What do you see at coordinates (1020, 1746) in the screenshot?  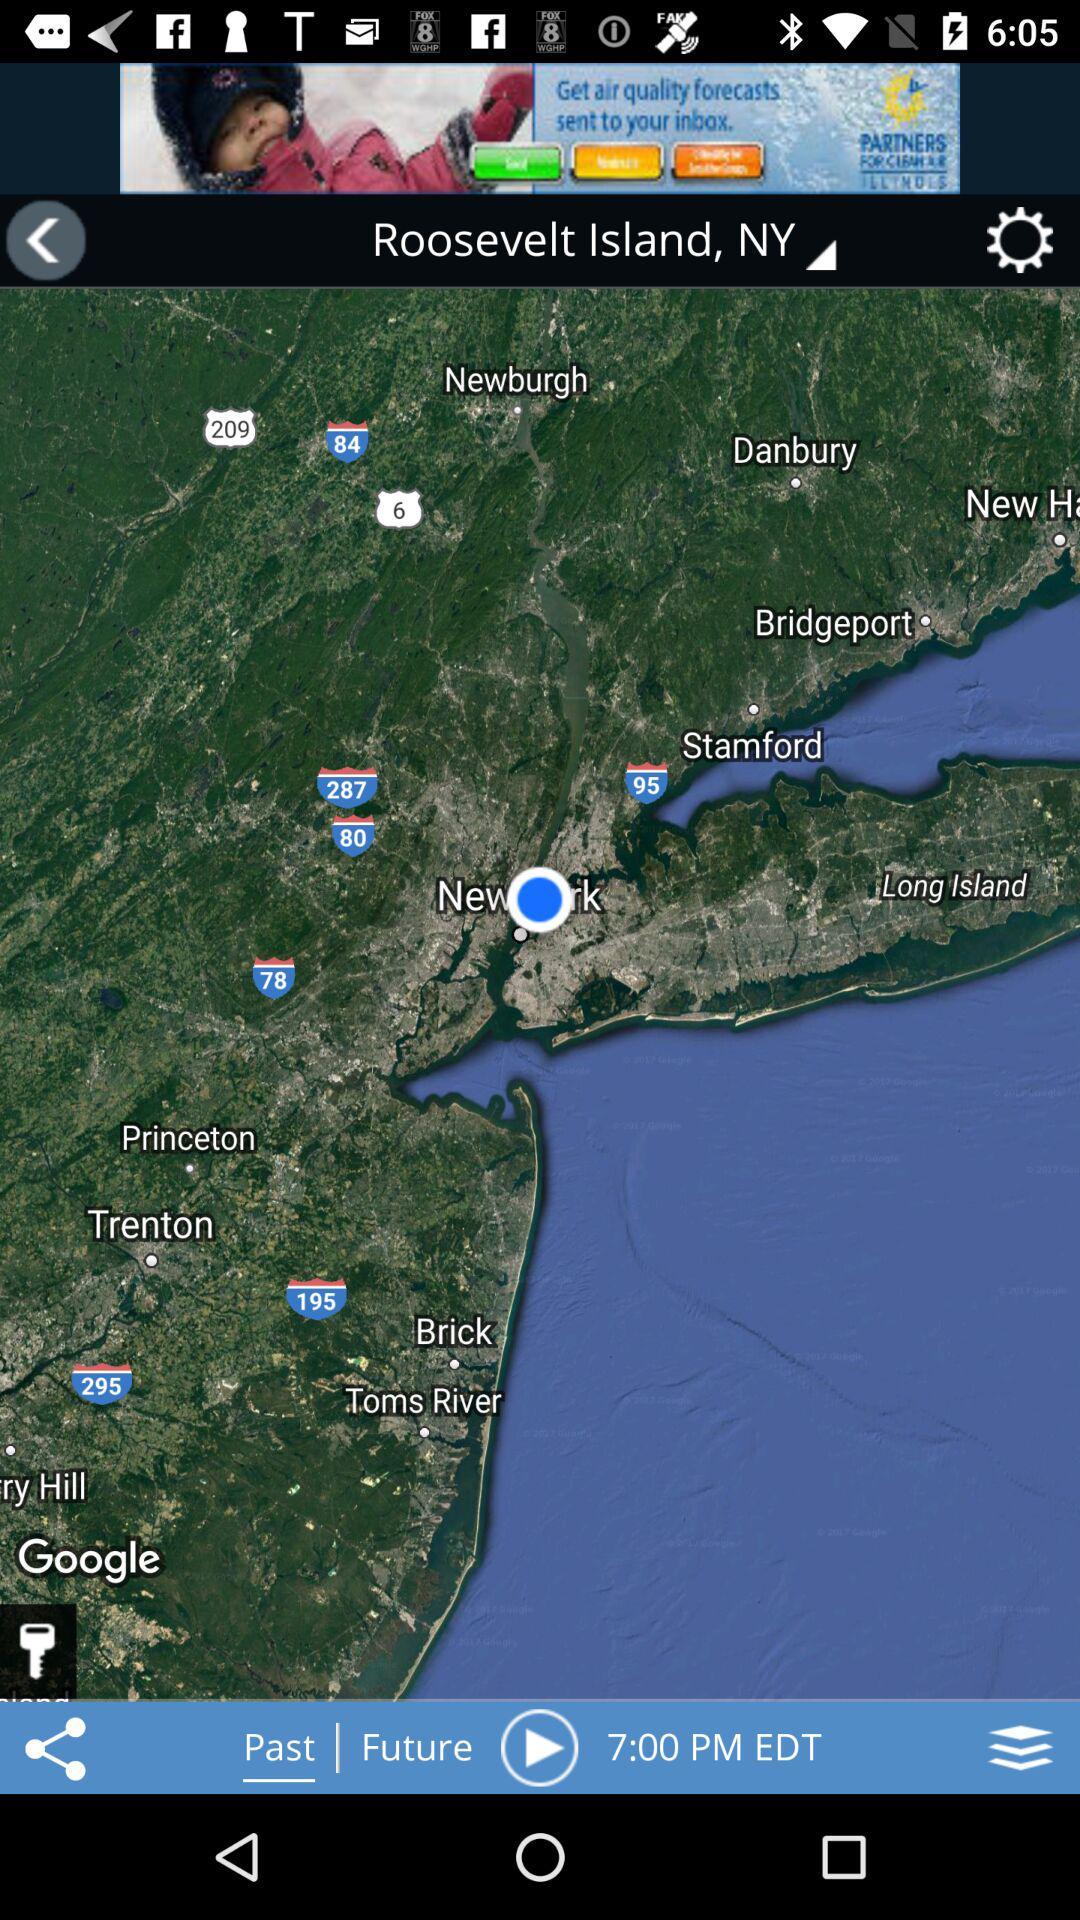 I see `the layers icon` at bounding box center [1020, 1746].